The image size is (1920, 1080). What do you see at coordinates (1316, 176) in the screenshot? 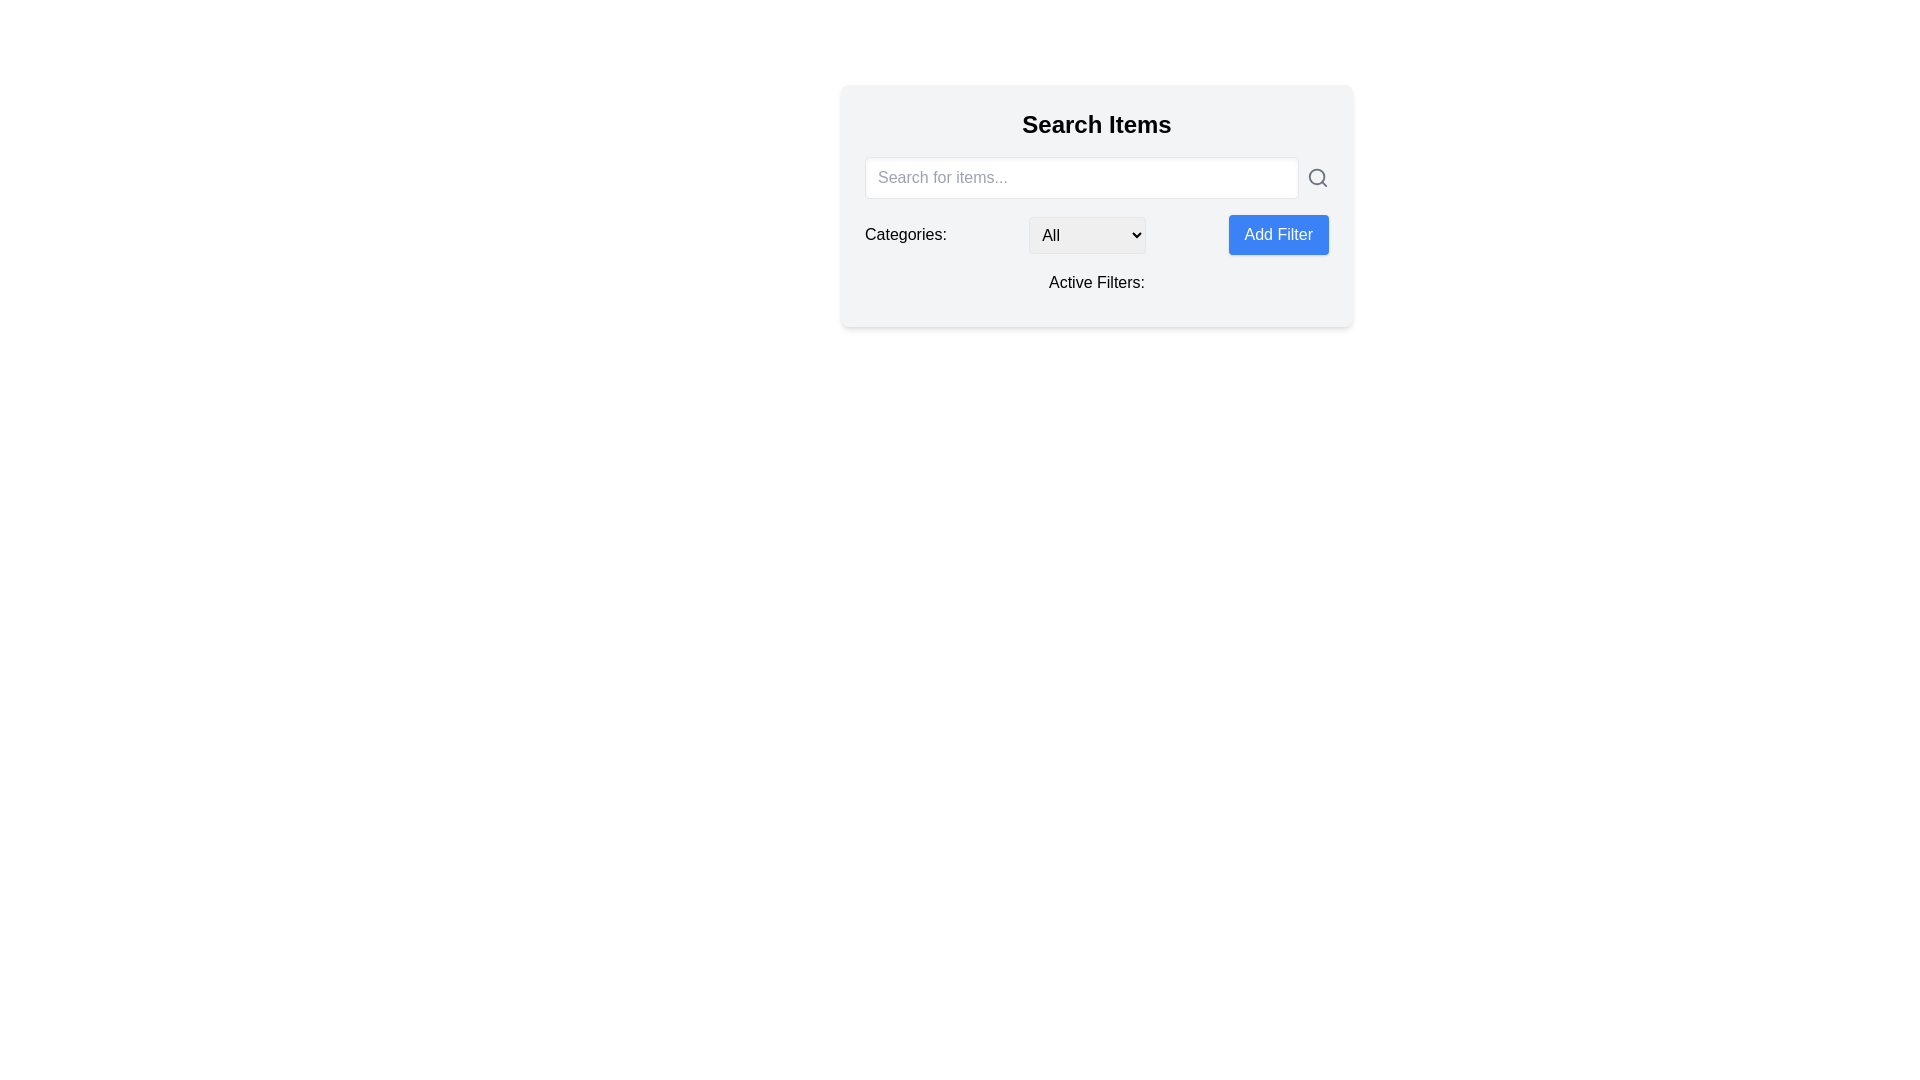
I see `the decorative circular shape inside the search icon located on the right-hand side of the search input field` at bounding box center [1316, 176].